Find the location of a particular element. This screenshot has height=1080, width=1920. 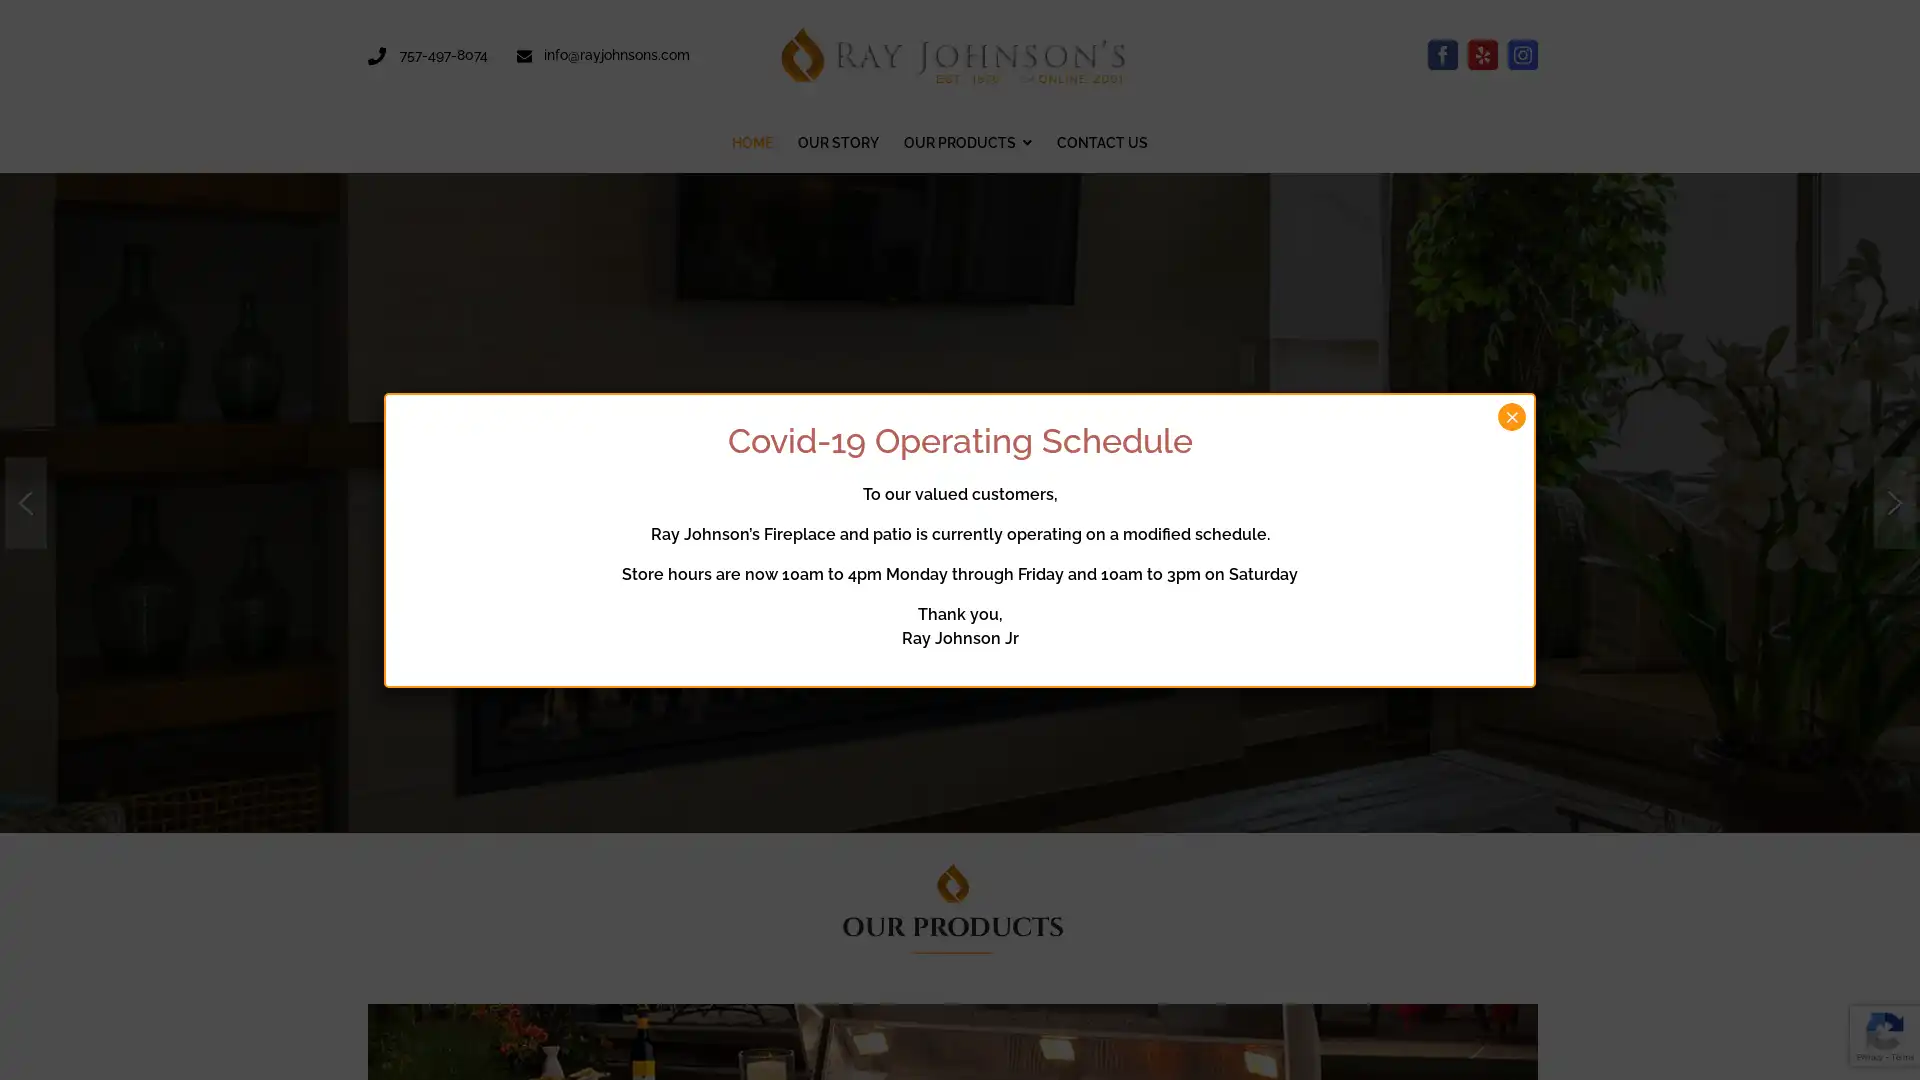

next arrow is located at coordinates (1893, 501).